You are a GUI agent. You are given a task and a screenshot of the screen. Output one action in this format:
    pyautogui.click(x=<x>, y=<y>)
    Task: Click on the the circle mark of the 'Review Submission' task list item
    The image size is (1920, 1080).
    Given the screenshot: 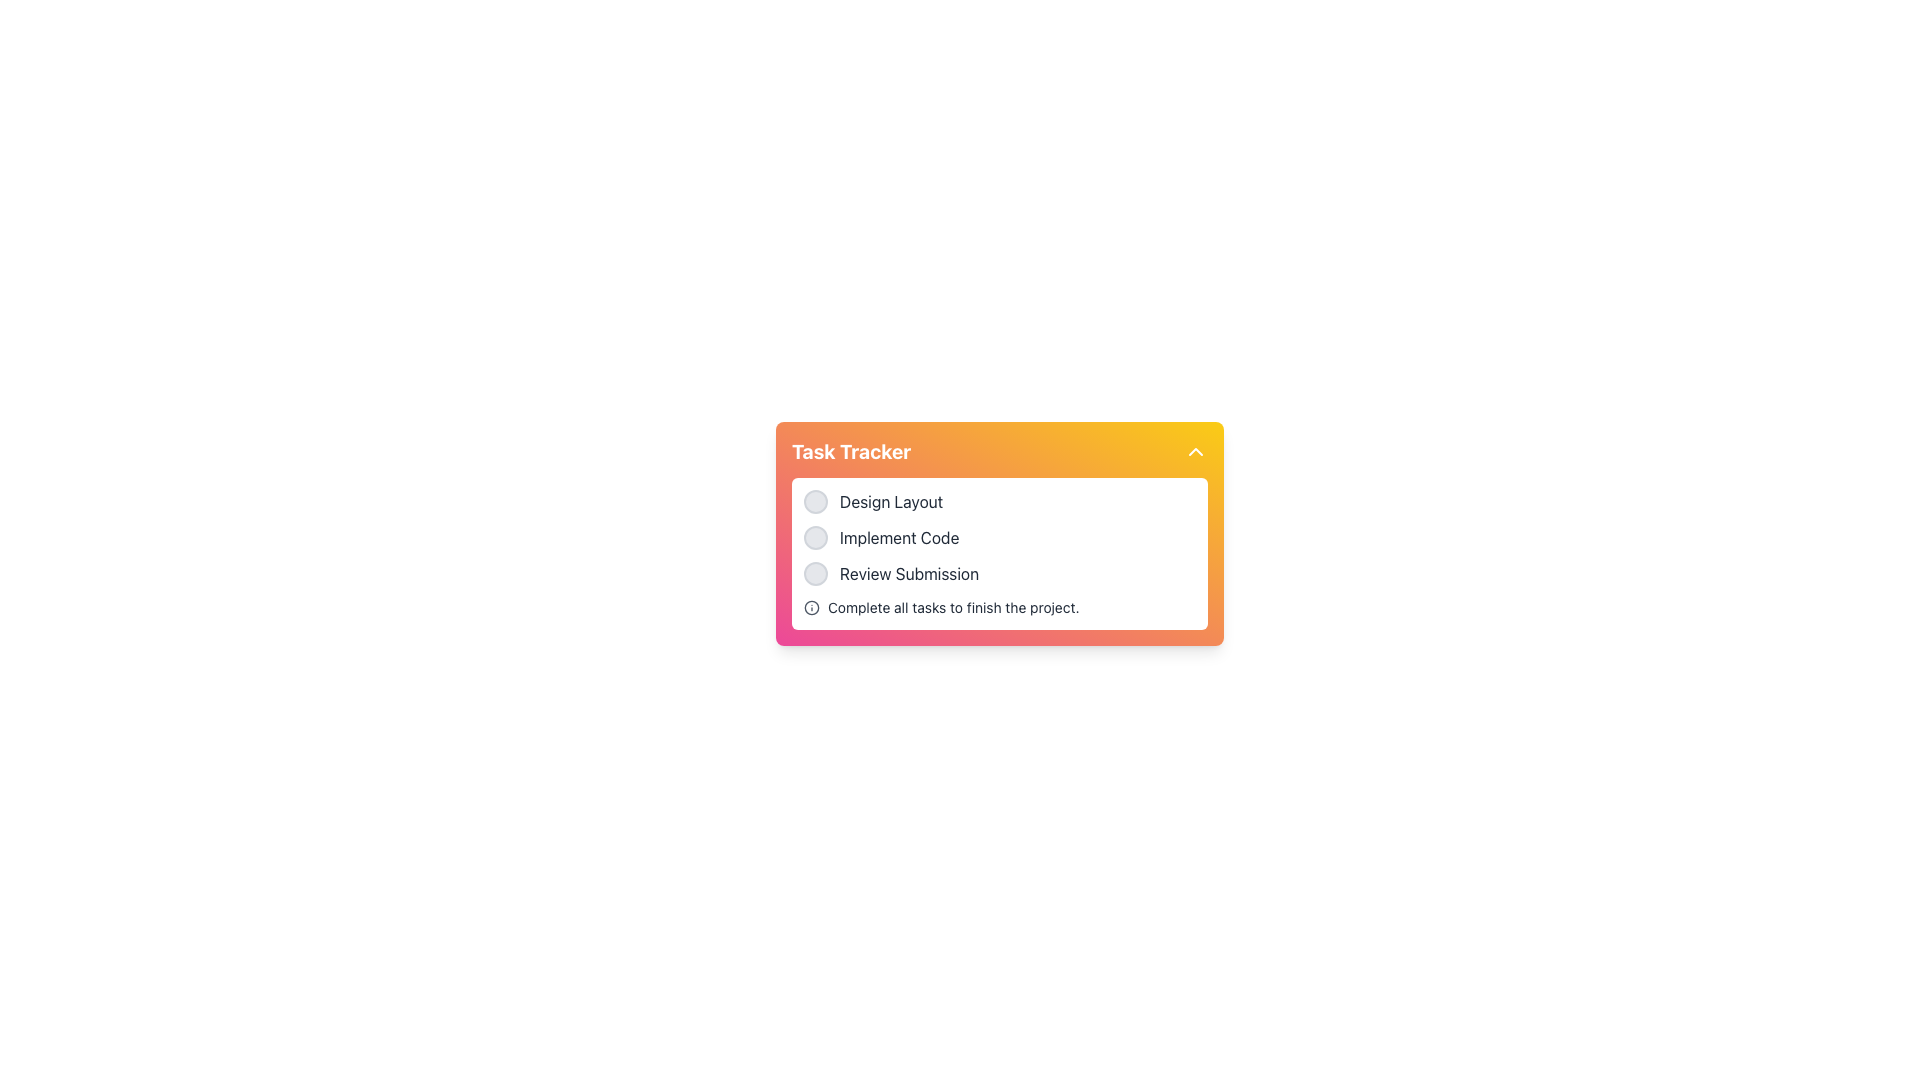 What is the action you would take?
    pyautogui.click(x=999, y=574)
    